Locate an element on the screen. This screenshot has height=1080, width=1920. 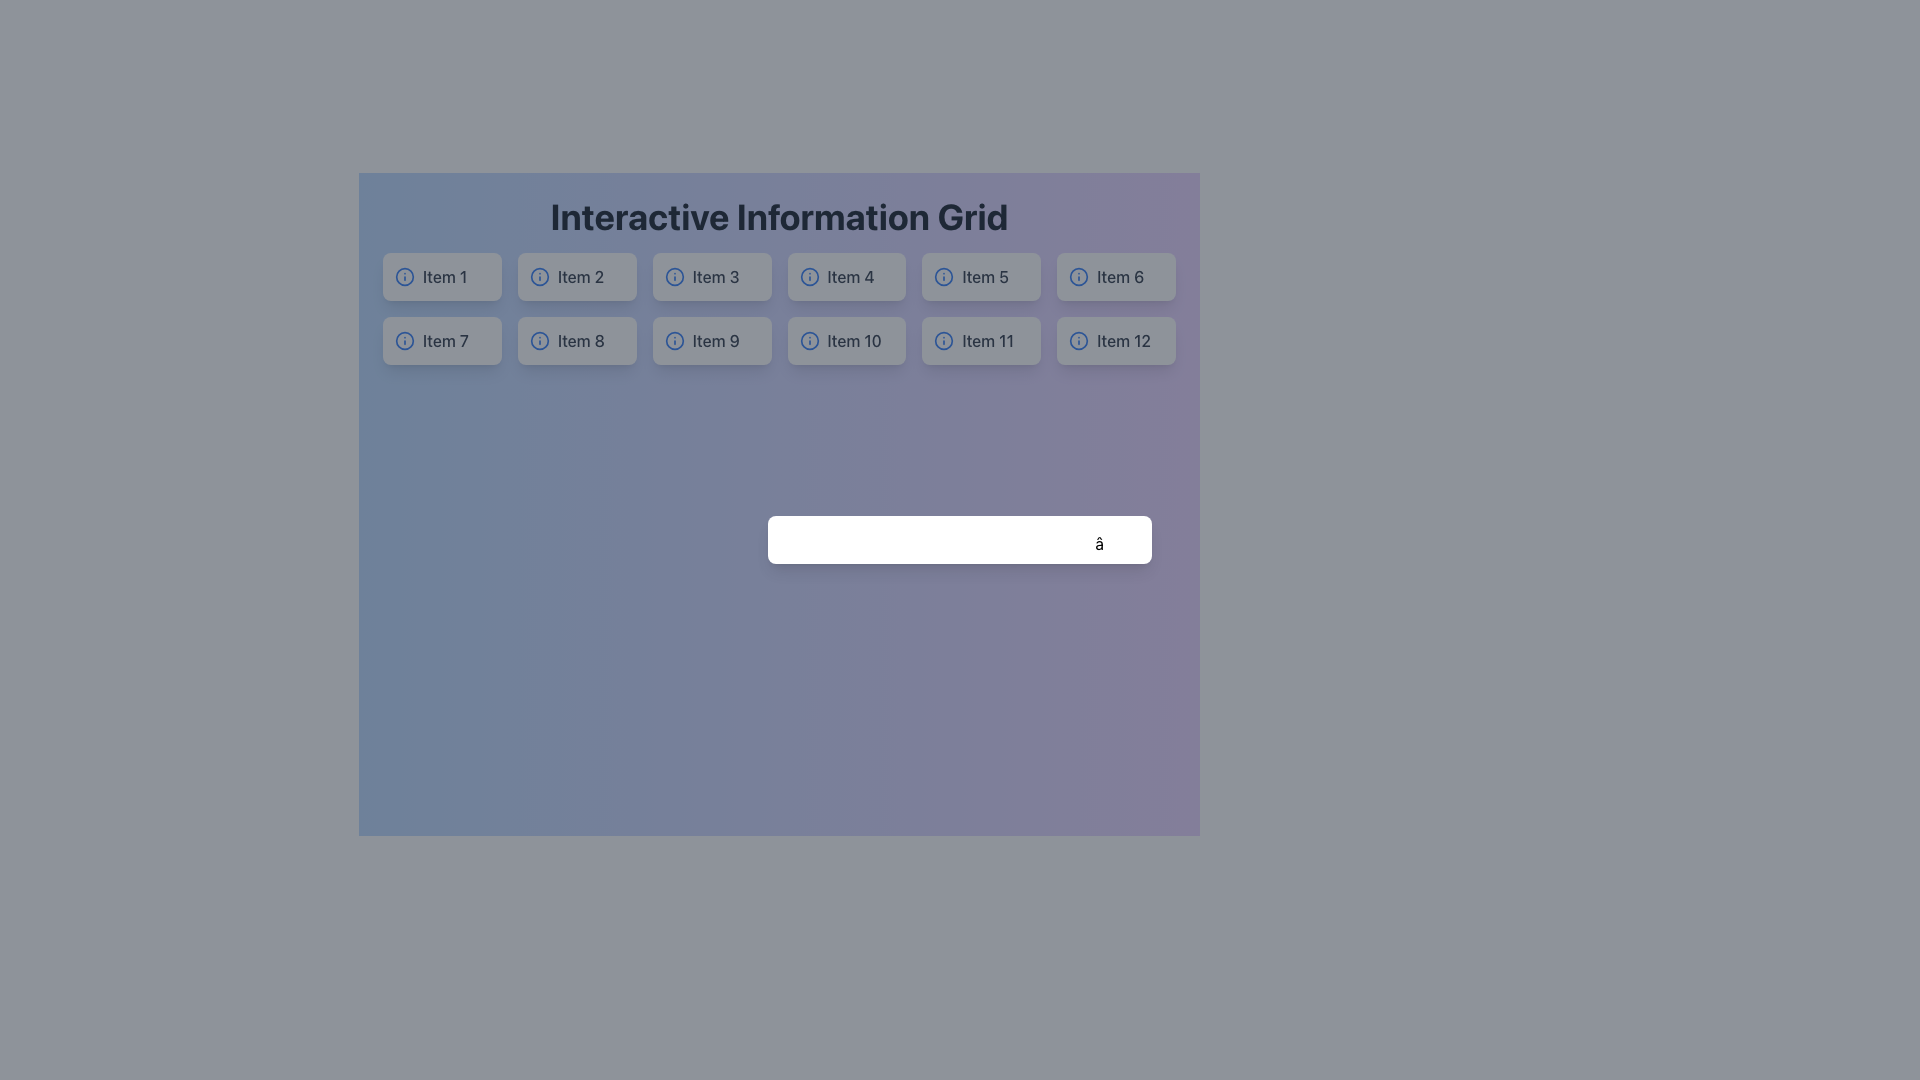
the blue information icon represented as a circle with a vertical line and dot, located to the left of the text 'Item 6' in the upper right segment of the grid layout is located at coordinates (1078, 277).